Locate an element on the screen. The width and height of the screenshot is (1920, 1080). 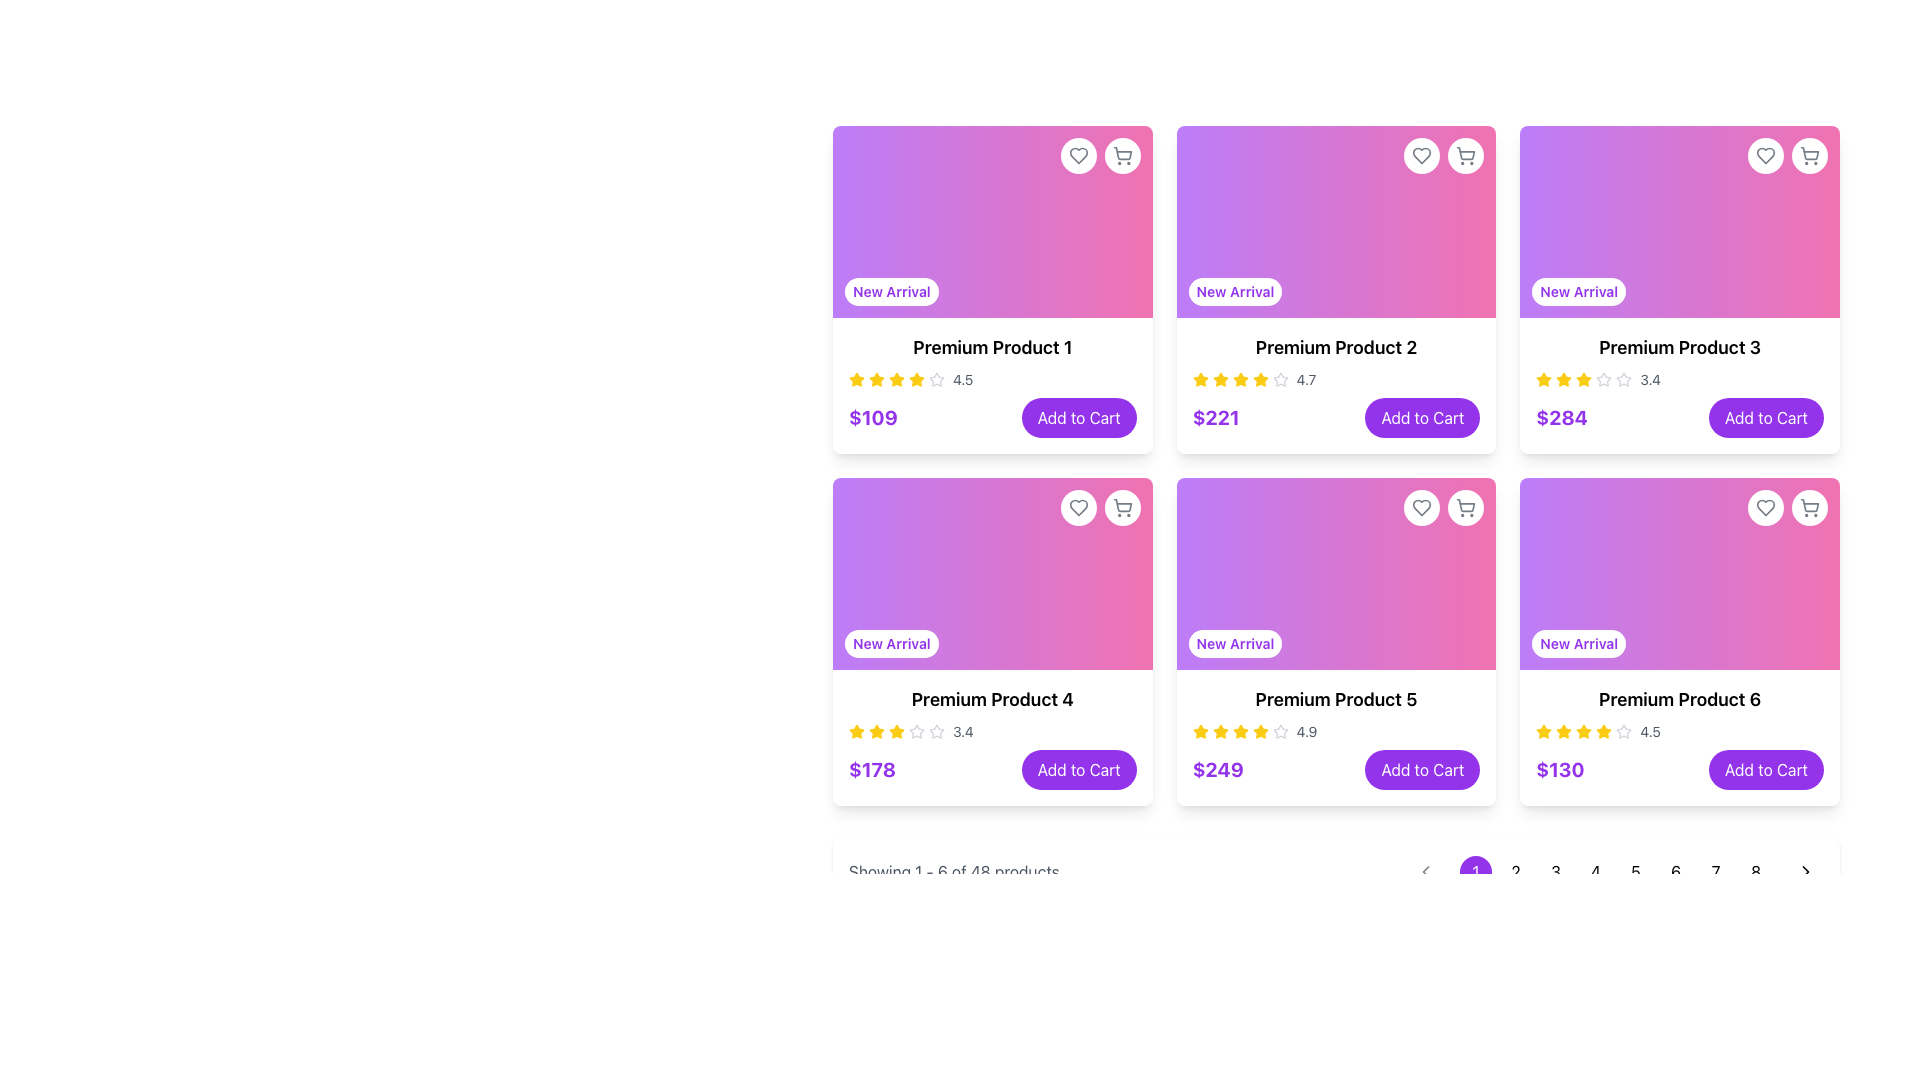
the shopping cart icon in the top-right corner of the sixth product card is located at coordinates (1787, 507).